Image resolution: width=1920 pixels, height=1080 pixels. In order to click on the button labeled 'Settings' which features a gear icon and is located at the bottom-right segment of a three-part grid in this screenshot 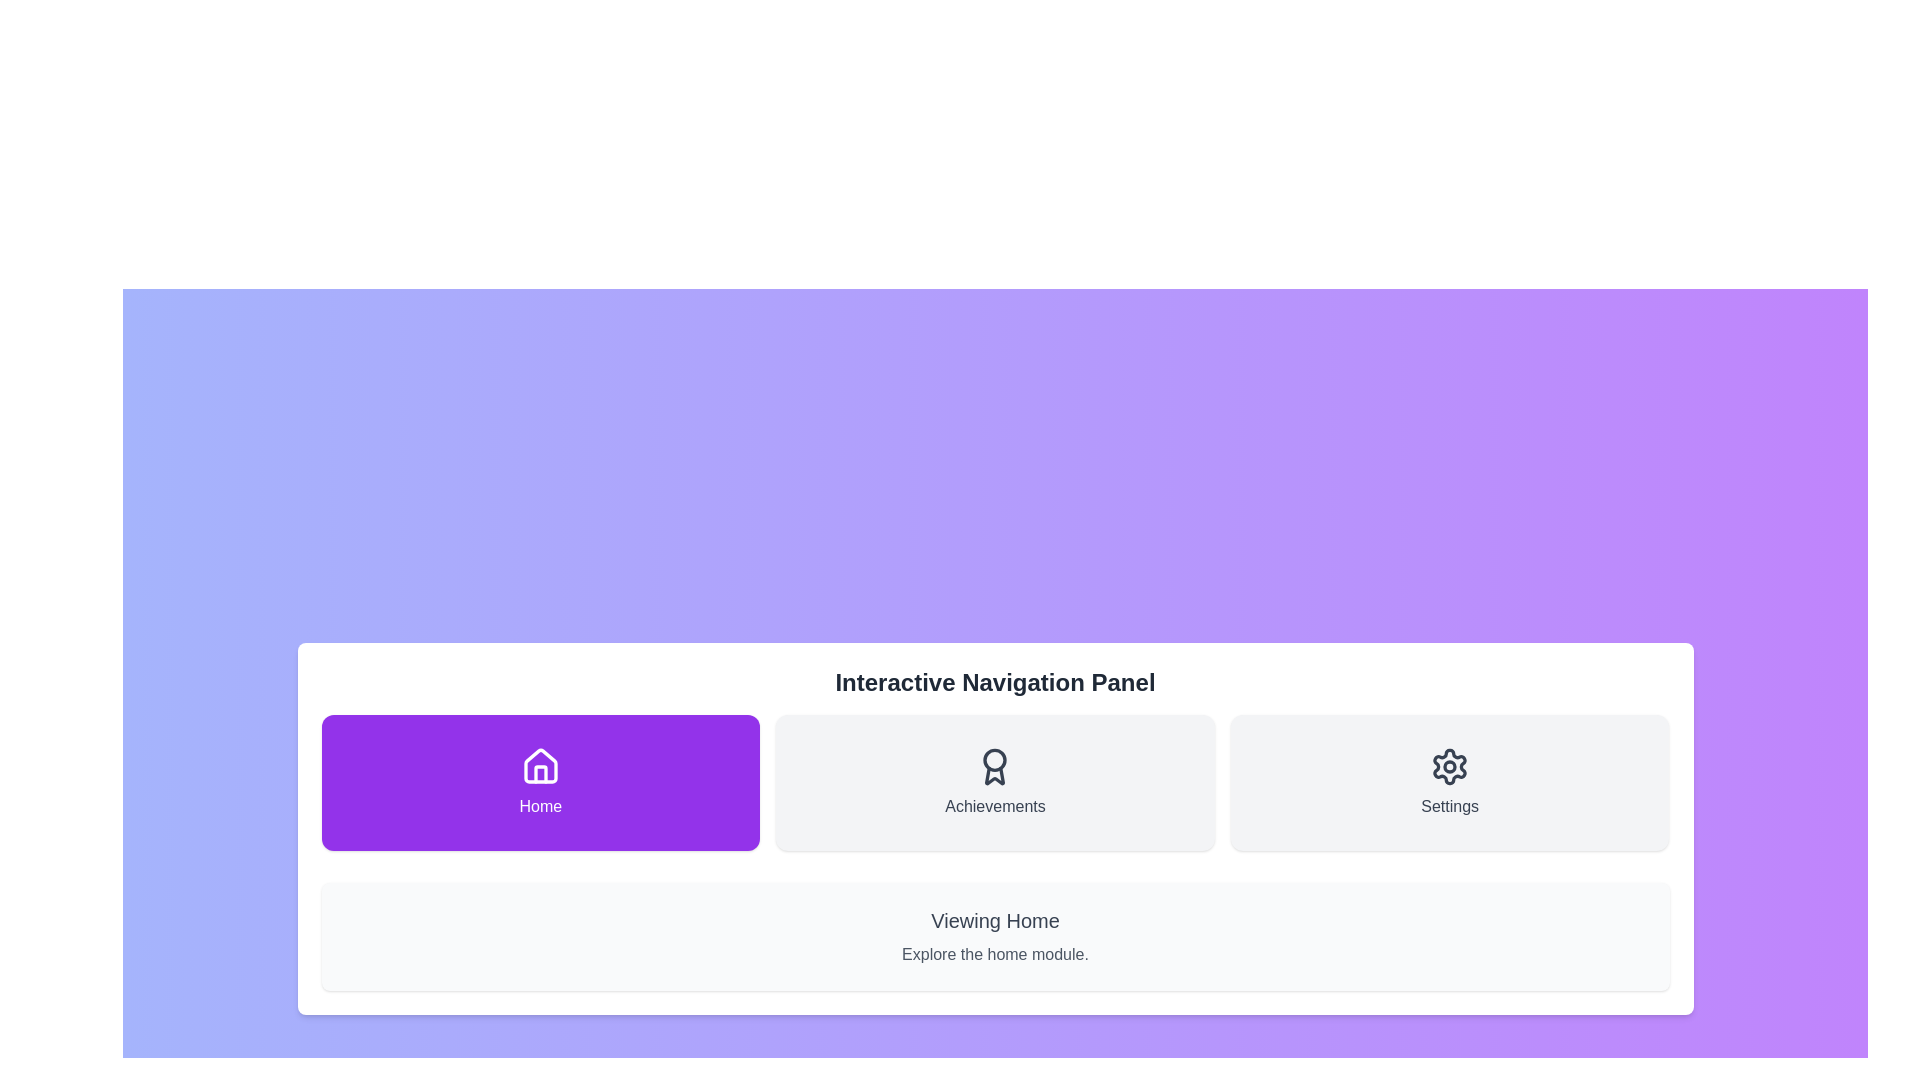, I will do `click(1450, 782)`.